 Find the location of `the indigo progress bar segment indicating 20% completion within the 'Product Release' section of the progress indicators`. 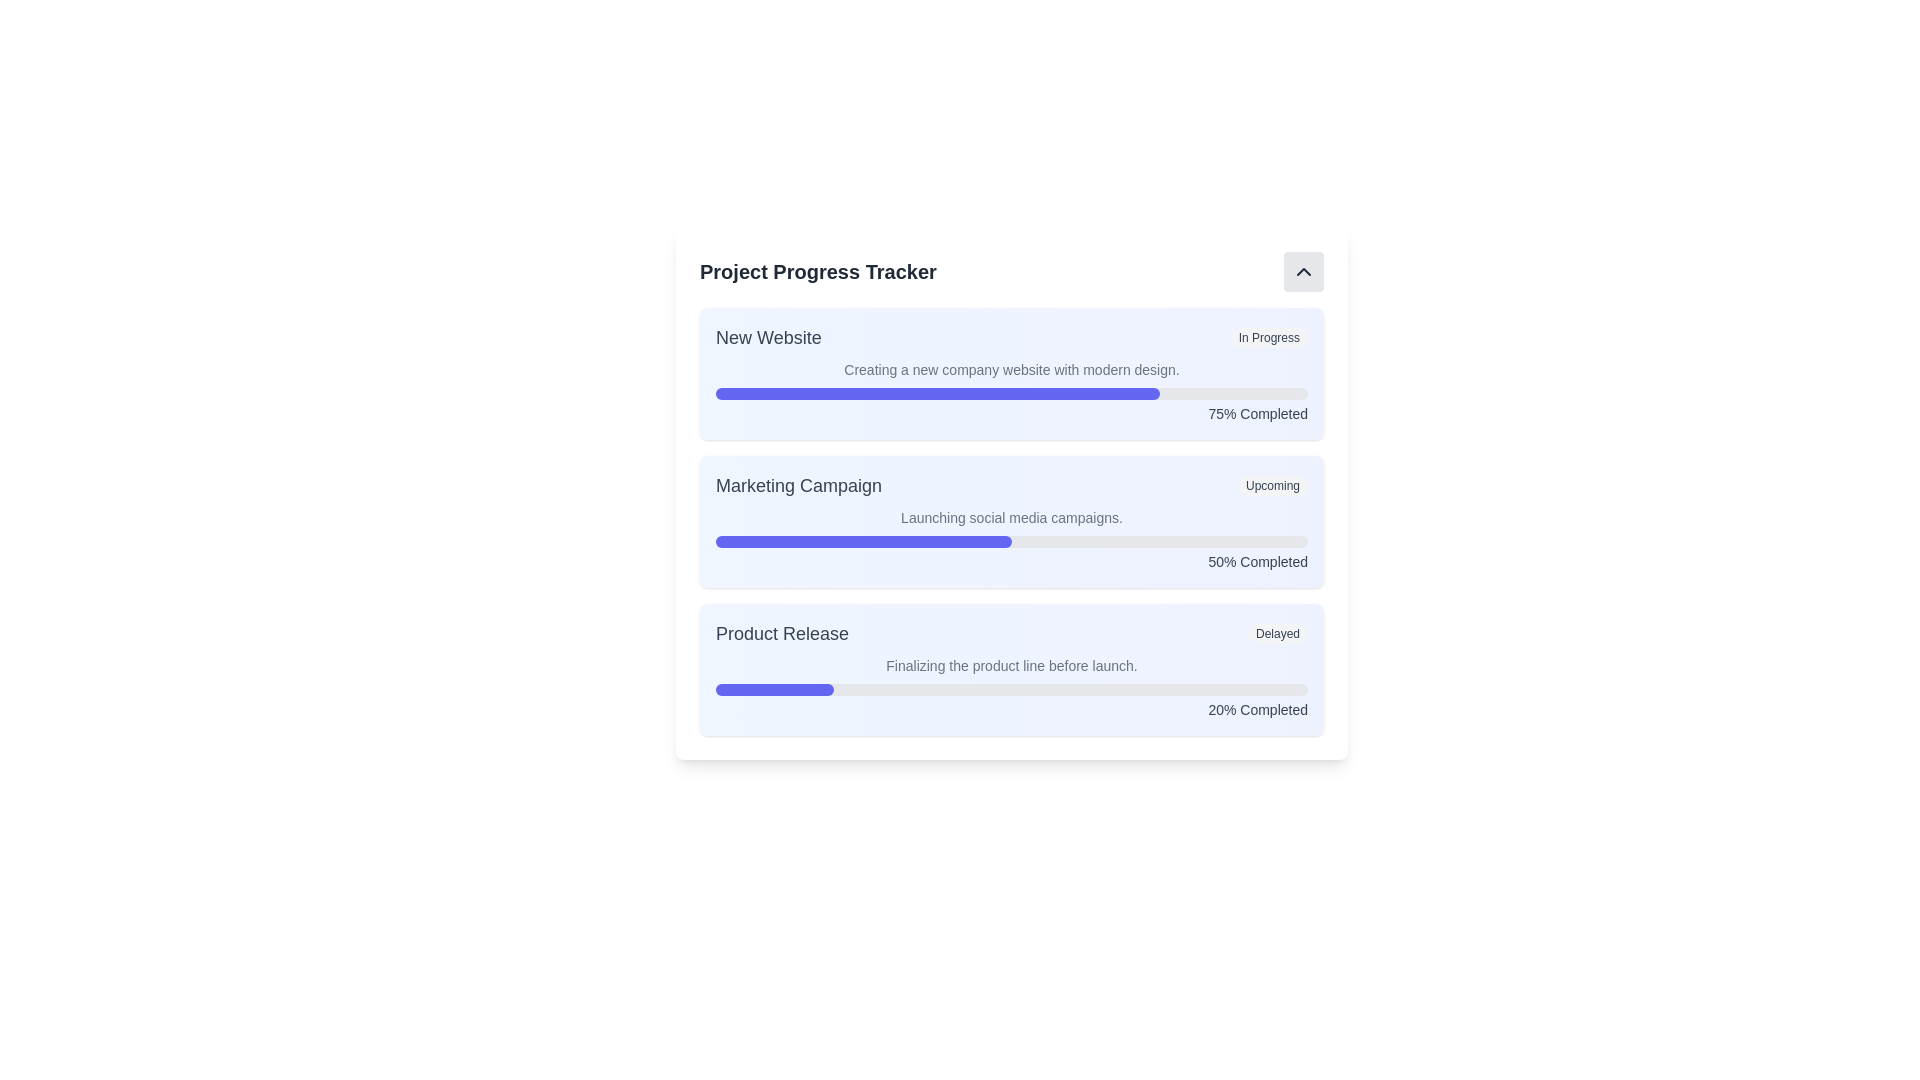

the indigo progress bar segment indicating 20% completion within the 'Product Release' section of the progress indicators is located at coordinates (774, 689).